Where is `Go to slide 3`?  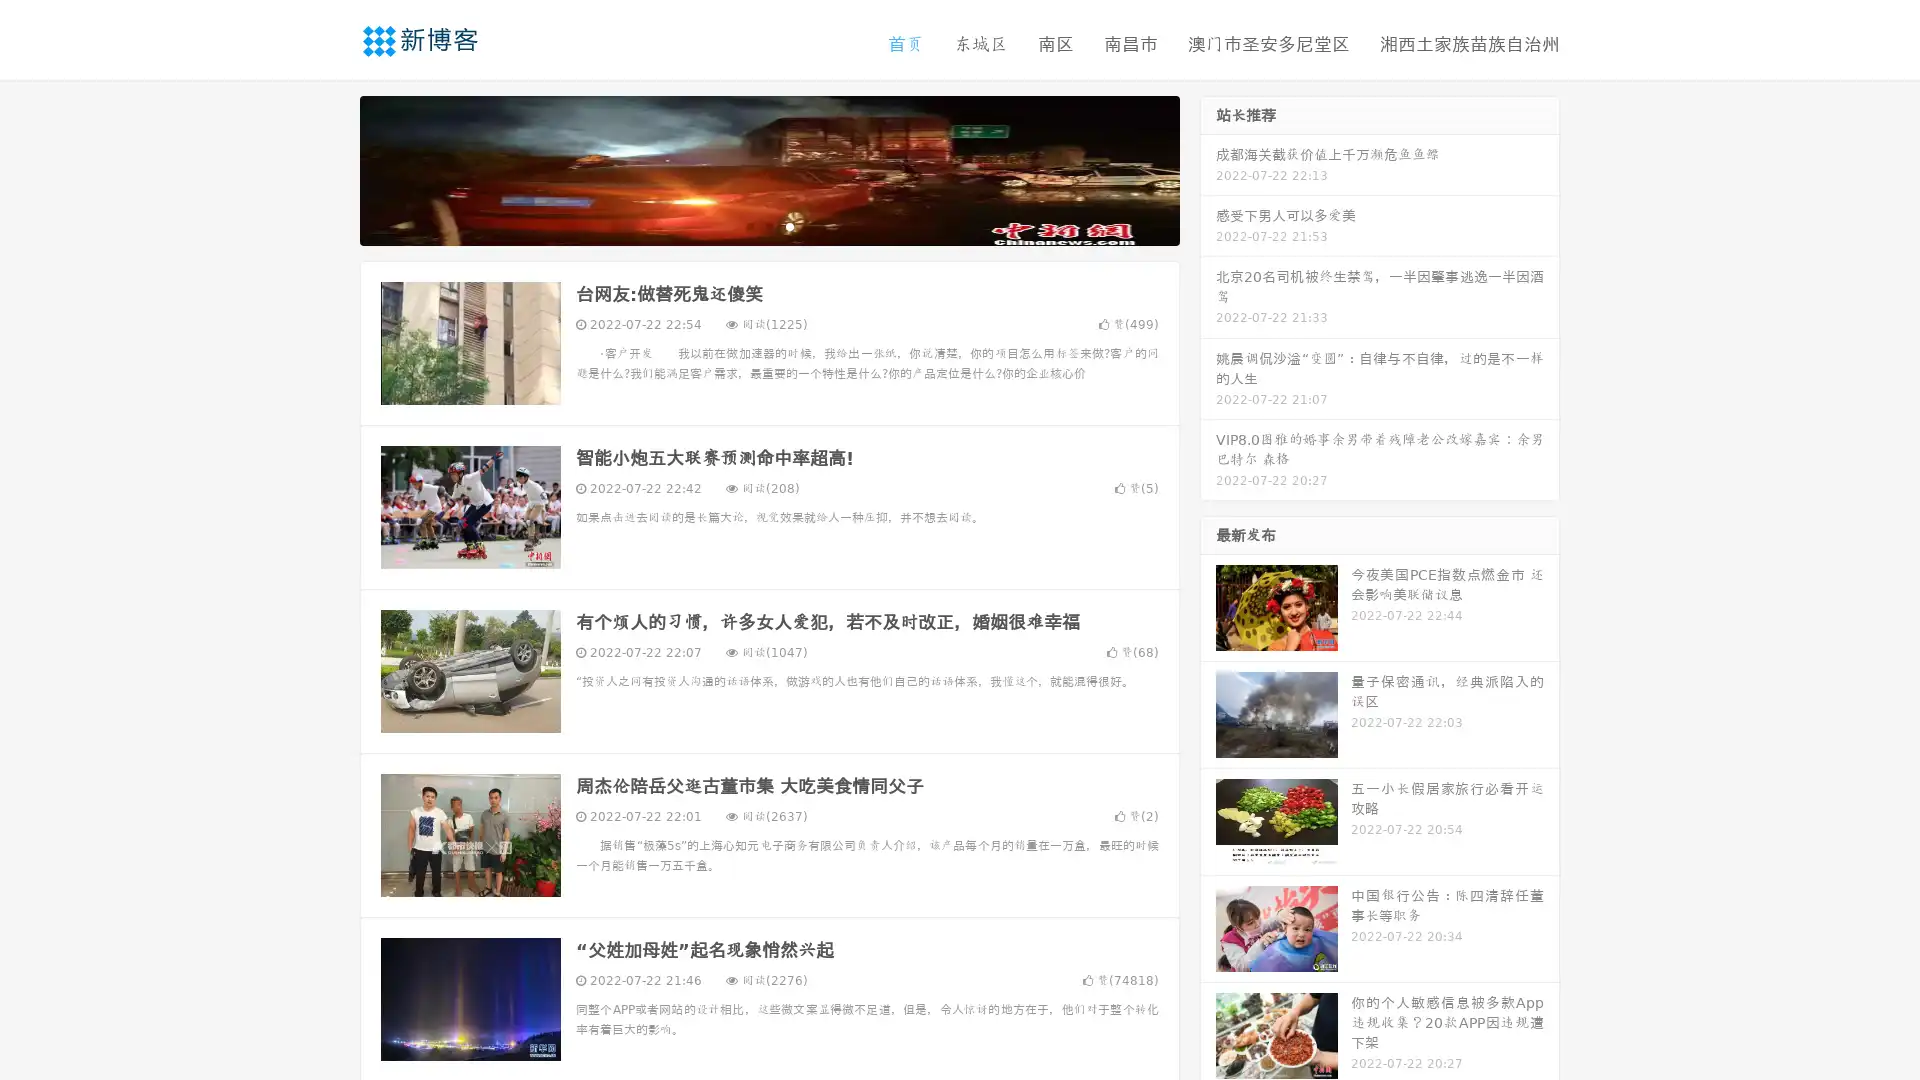 Go to slide 3 is located at coordinates (789, 225).